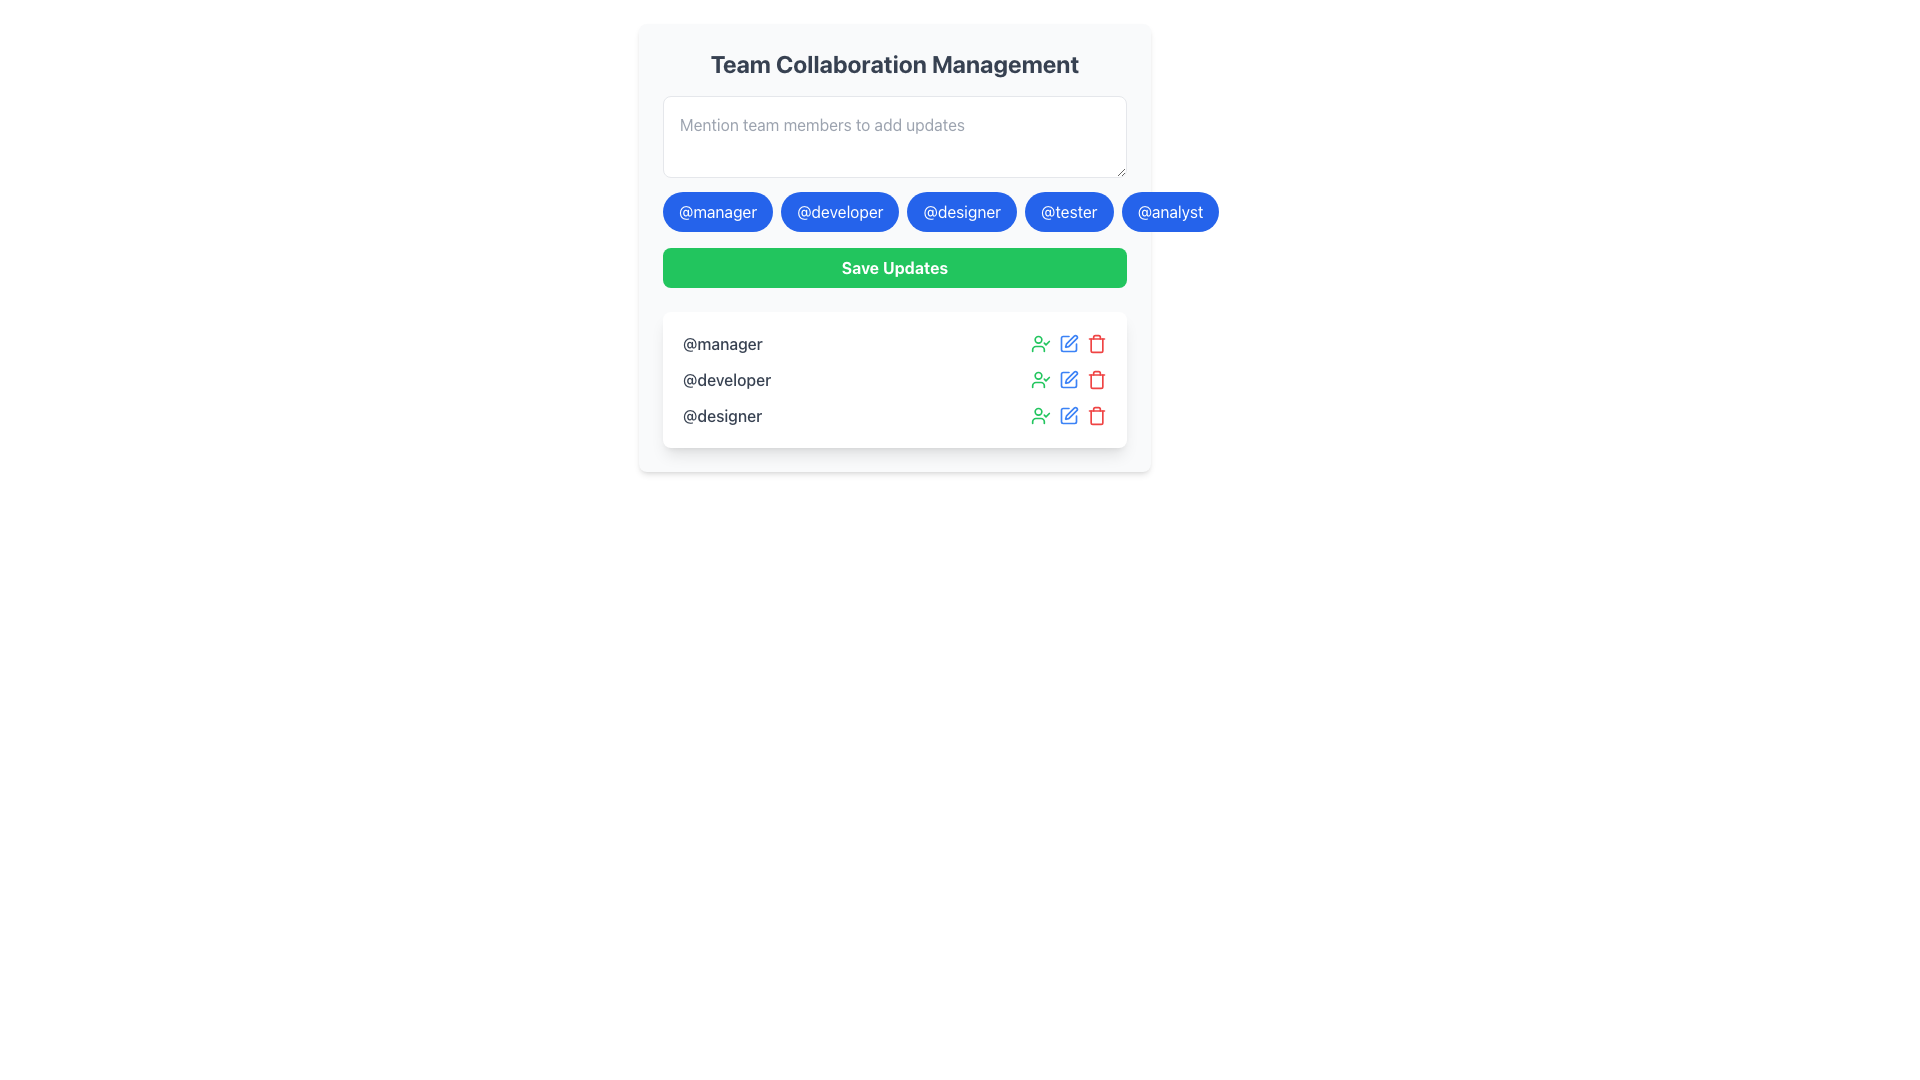 The height and width of the screenshot is (1080, 1920). I want to click on the pen icon next to the text '@developer' to initiate an edit action, so click(1070, 377).